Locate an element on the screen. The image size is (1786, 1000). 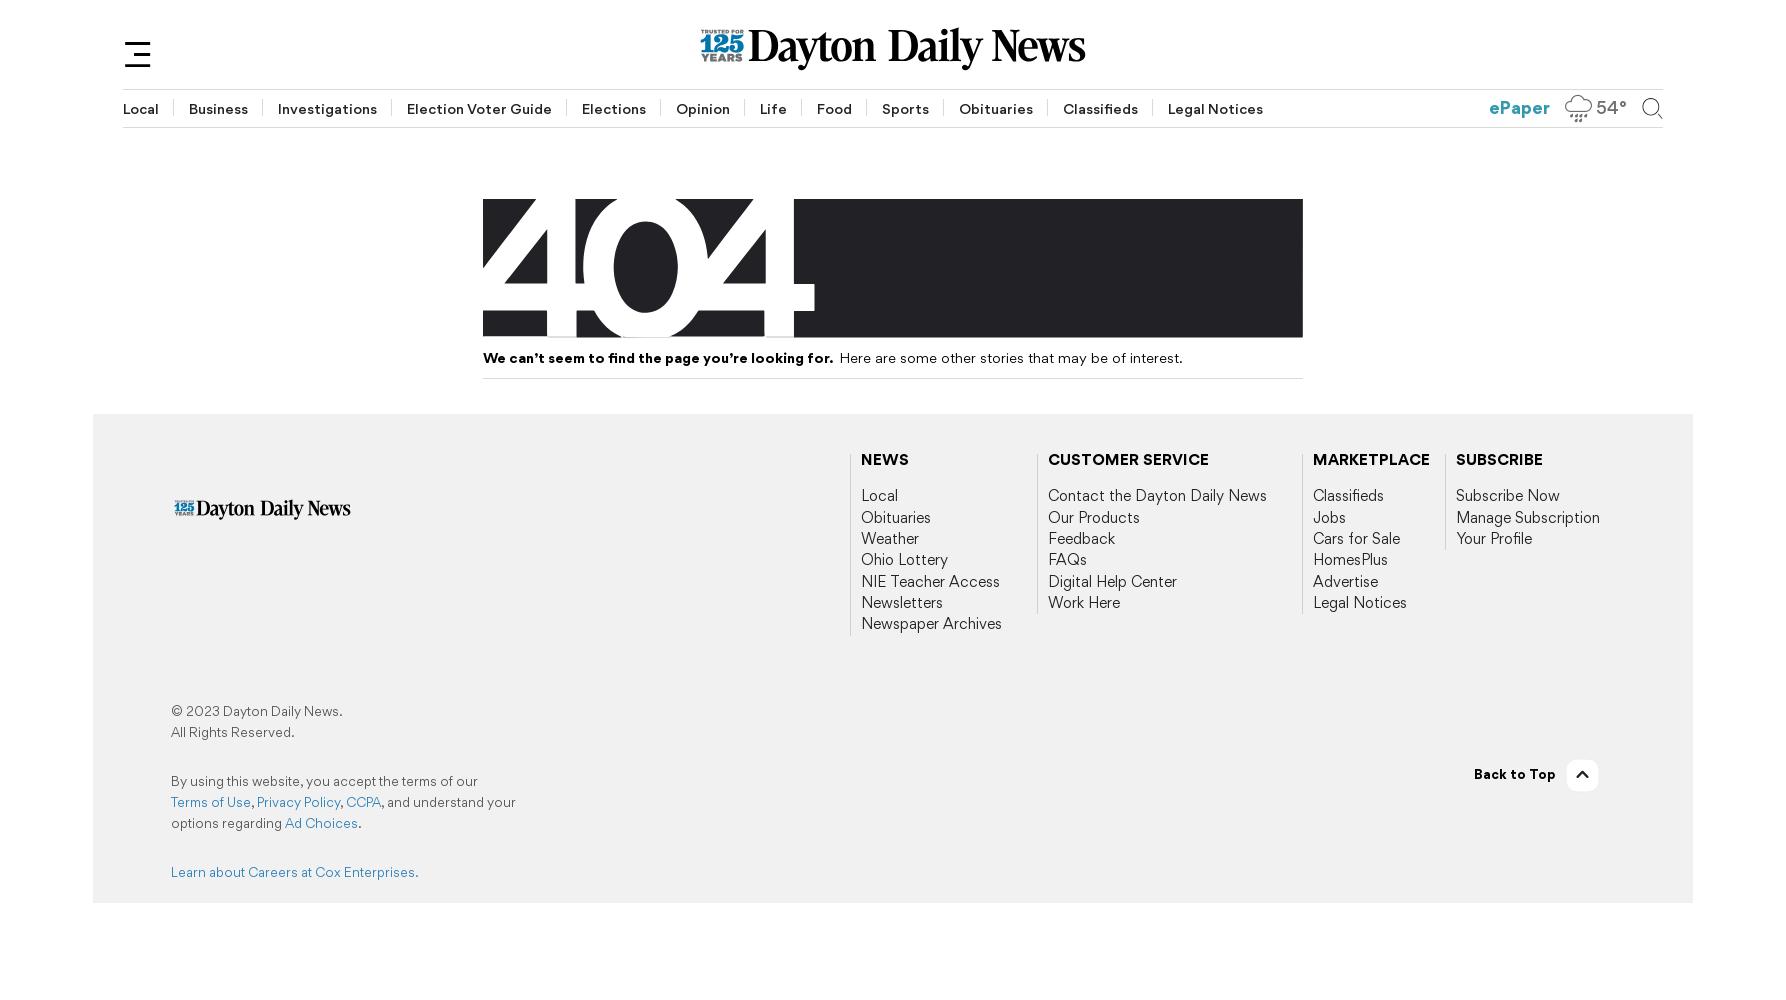
'2023' is located at coordinates (202, 709).